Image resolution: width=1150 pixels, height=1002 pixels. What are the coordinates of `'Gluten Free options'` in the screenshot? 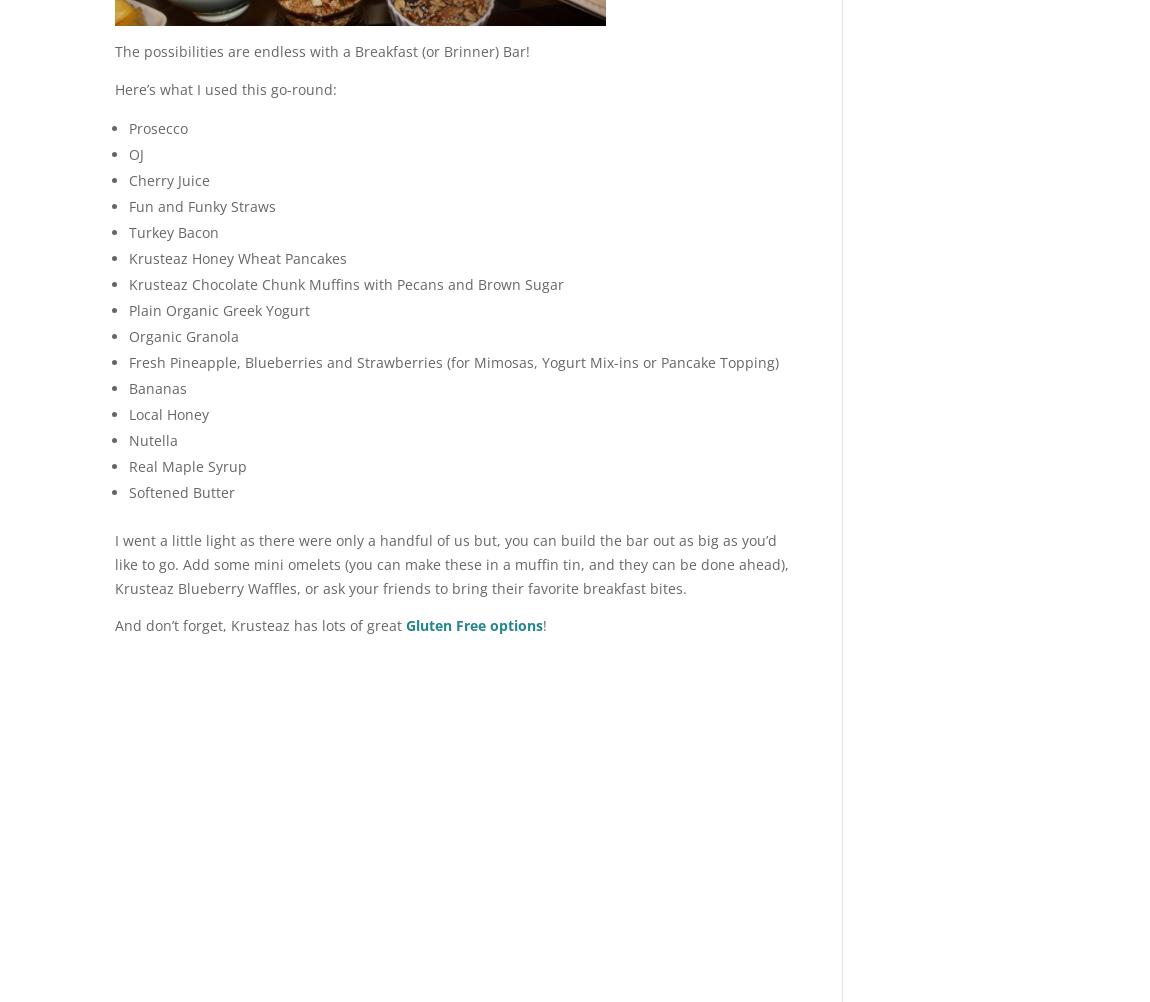 It's located at (474, 624).